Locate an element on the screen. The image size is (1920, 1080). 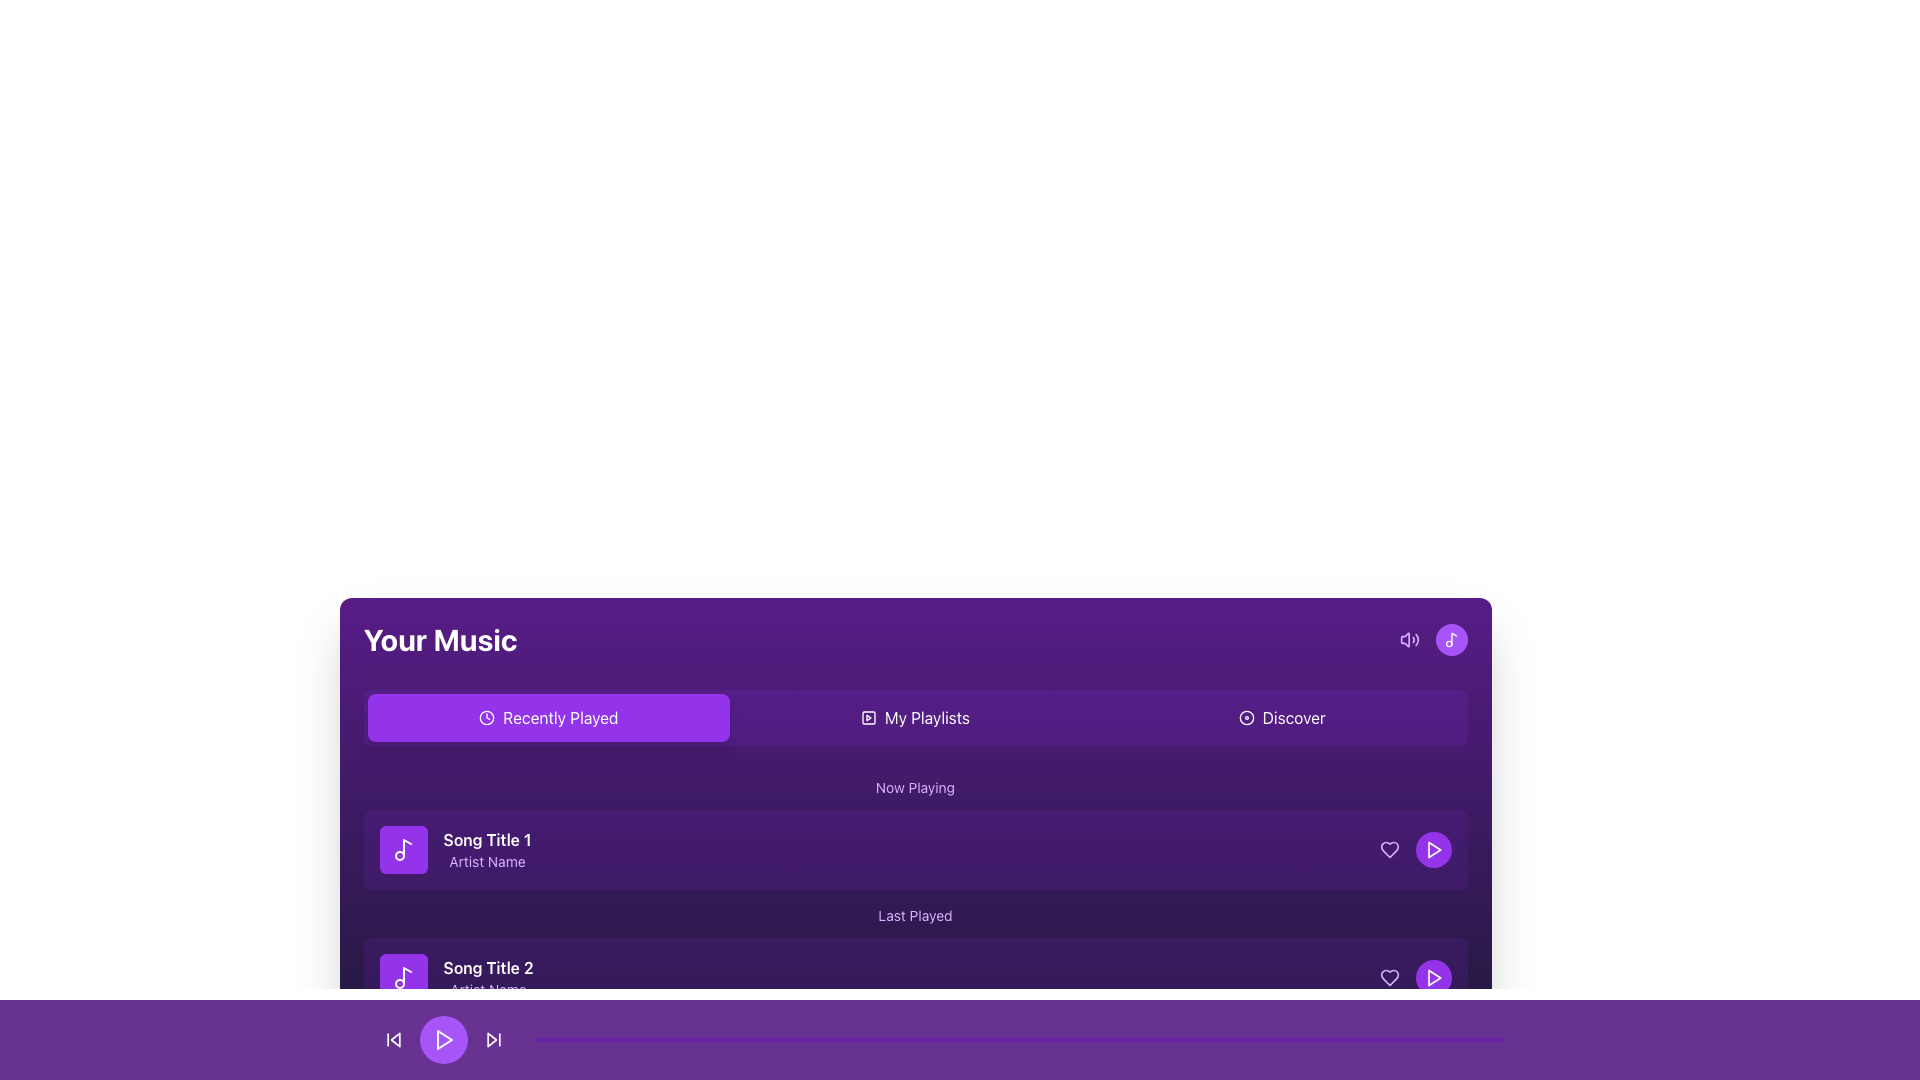
the heart-shaped icon at the right end of the row of song control buttons to favorite the song is located at coordinates (1388, 977).